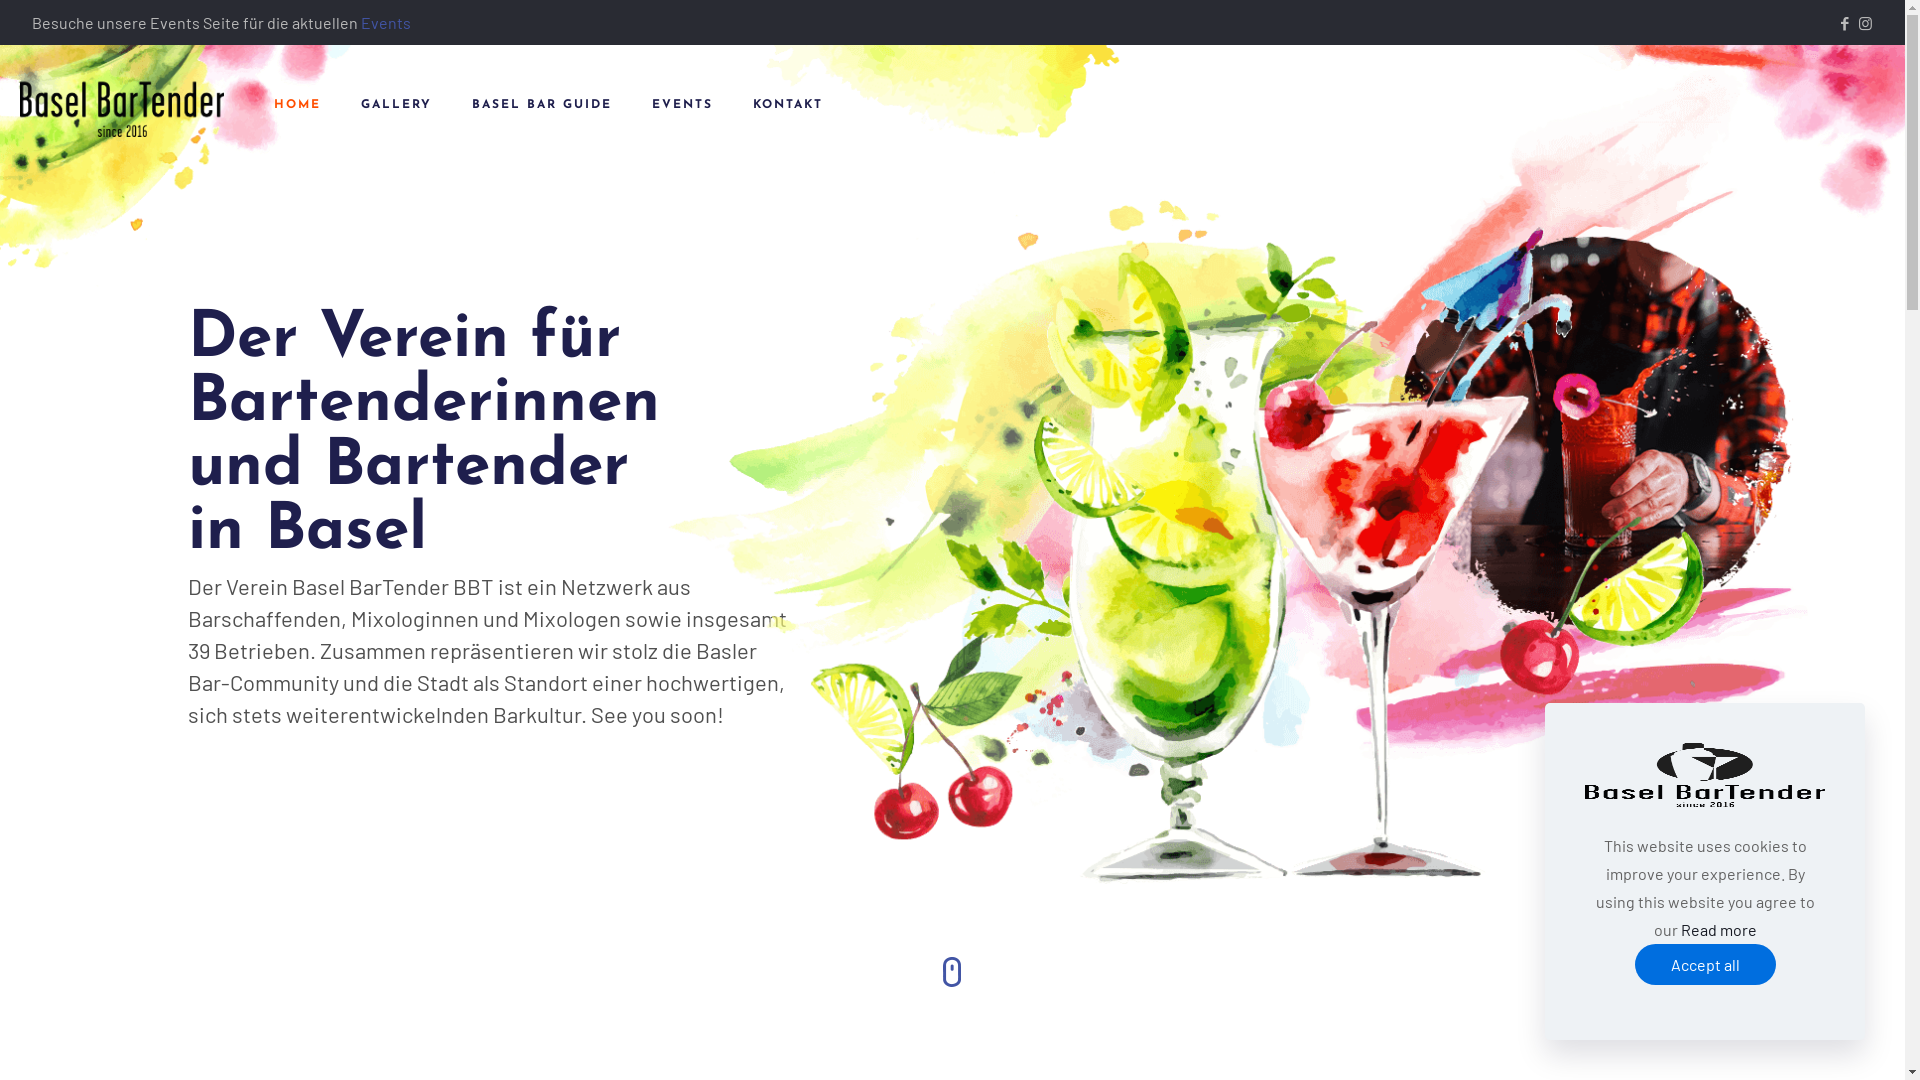 The image size is (1920, 1080). What do you see at coordinates (1717, 929) in the screenshot?
I see `'Read more'` at bounding box center [1717, 929].